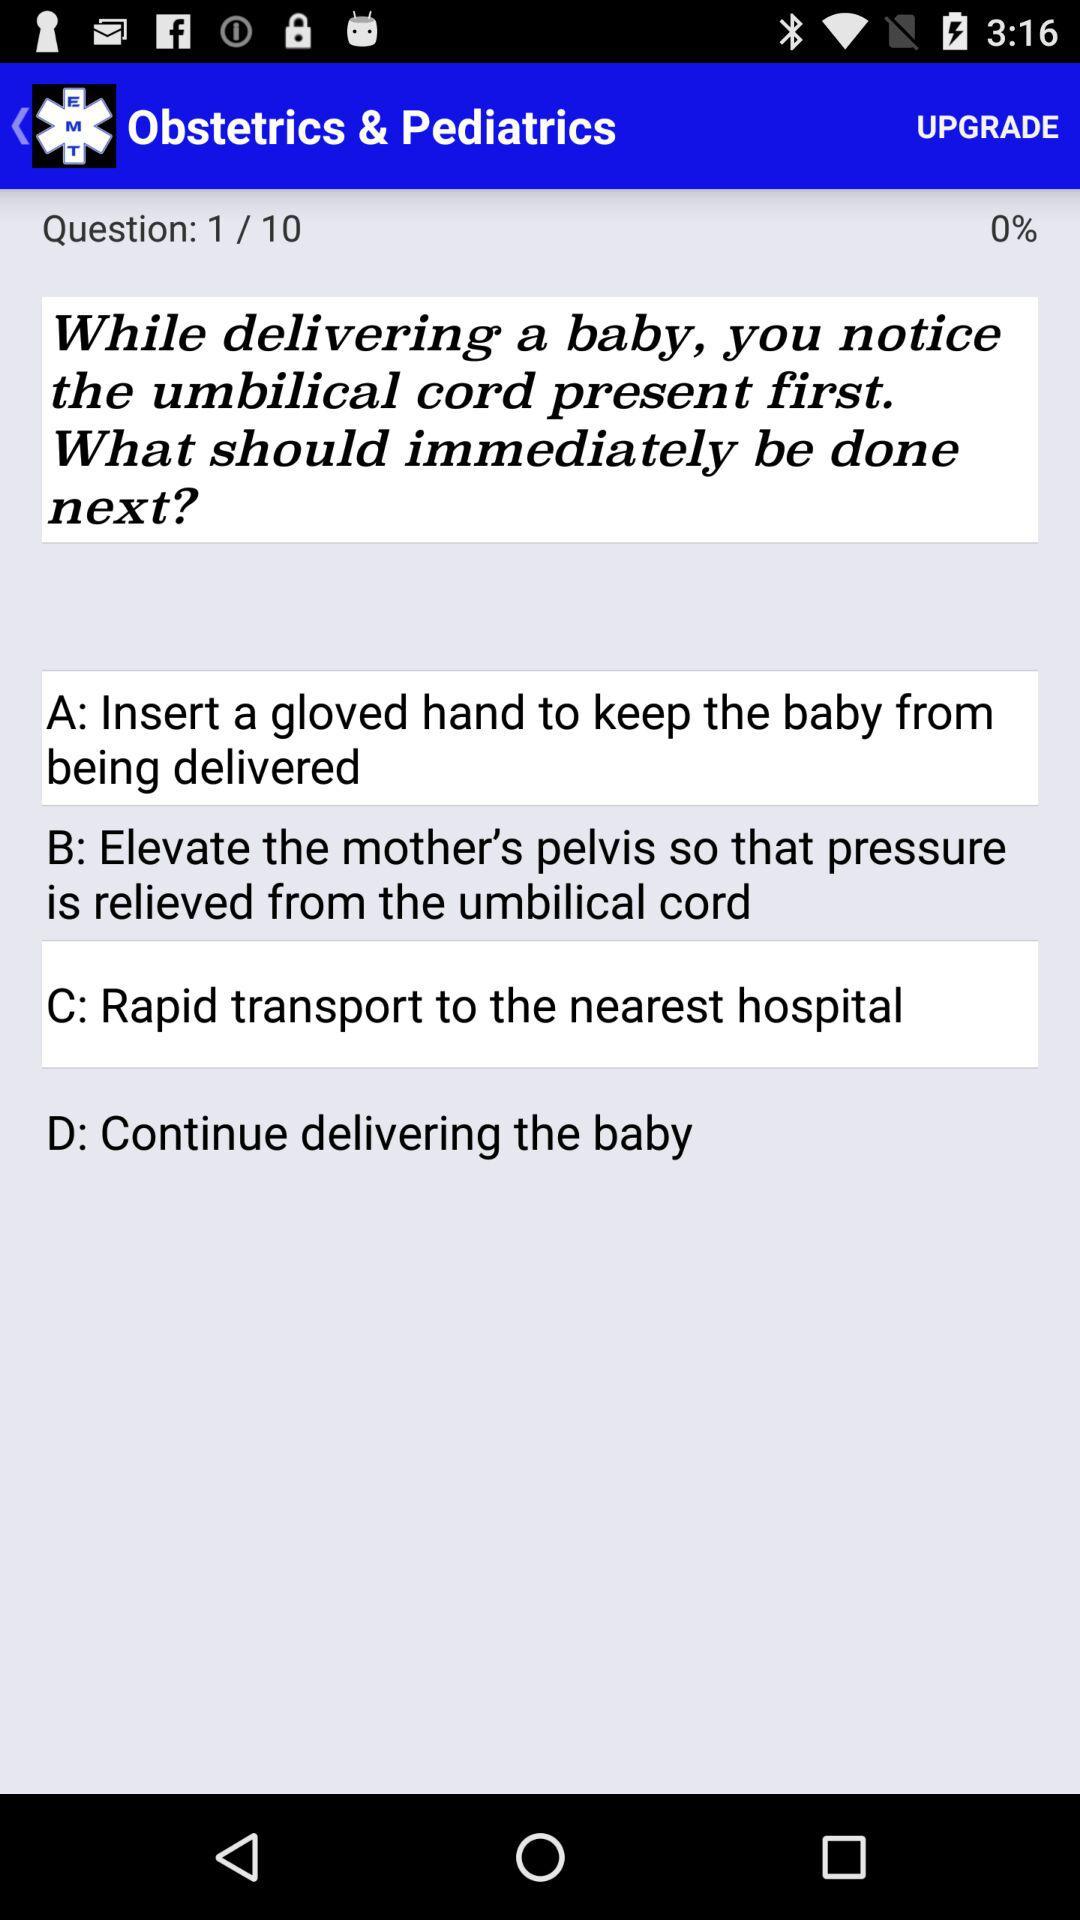  What do you see at coordinates (540, 418) in the screenshot?
I see `the while delivering a app` at bounding box center [540, 418].